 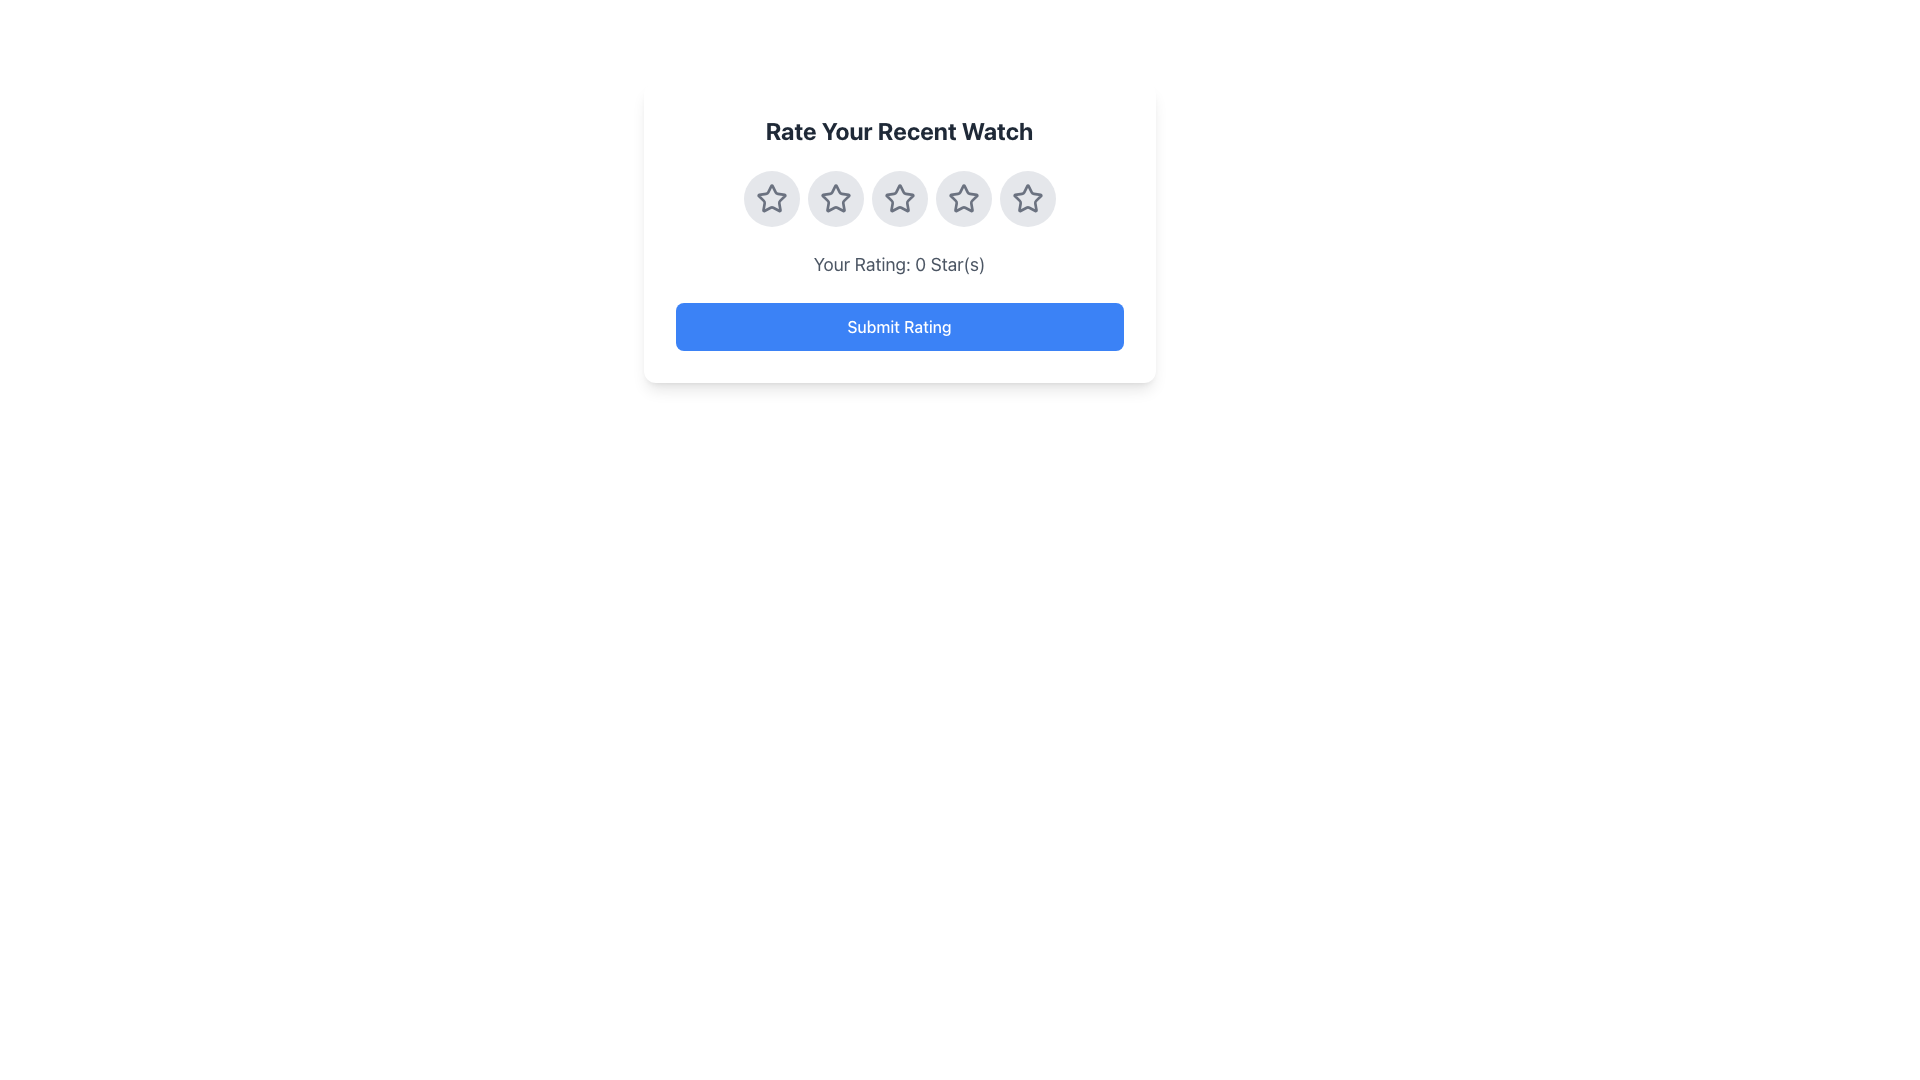 I want to click on the fourth star-shaped icon, so click(x=1027, y=199).